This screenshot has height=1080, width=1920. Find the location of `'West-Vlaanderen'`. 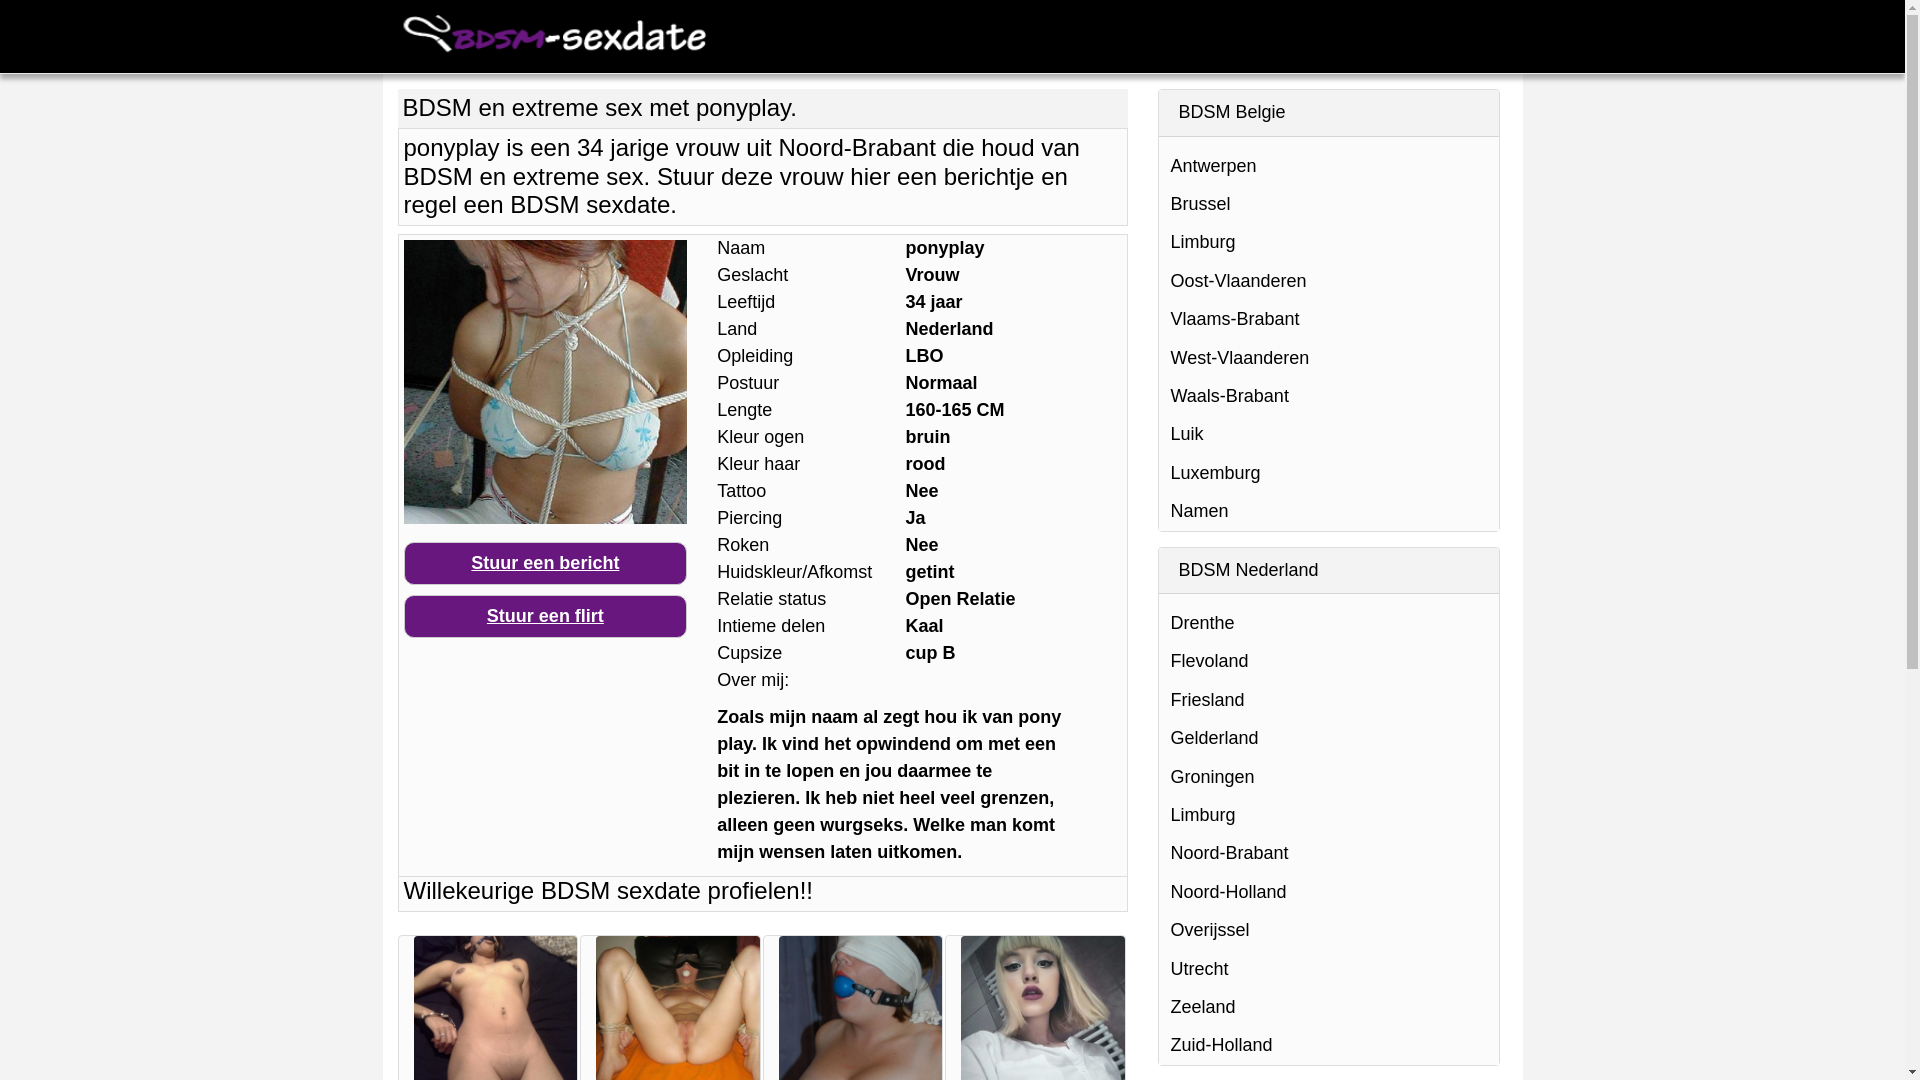

'West-Vlaanderen' is located at coordinates (1157, 357).